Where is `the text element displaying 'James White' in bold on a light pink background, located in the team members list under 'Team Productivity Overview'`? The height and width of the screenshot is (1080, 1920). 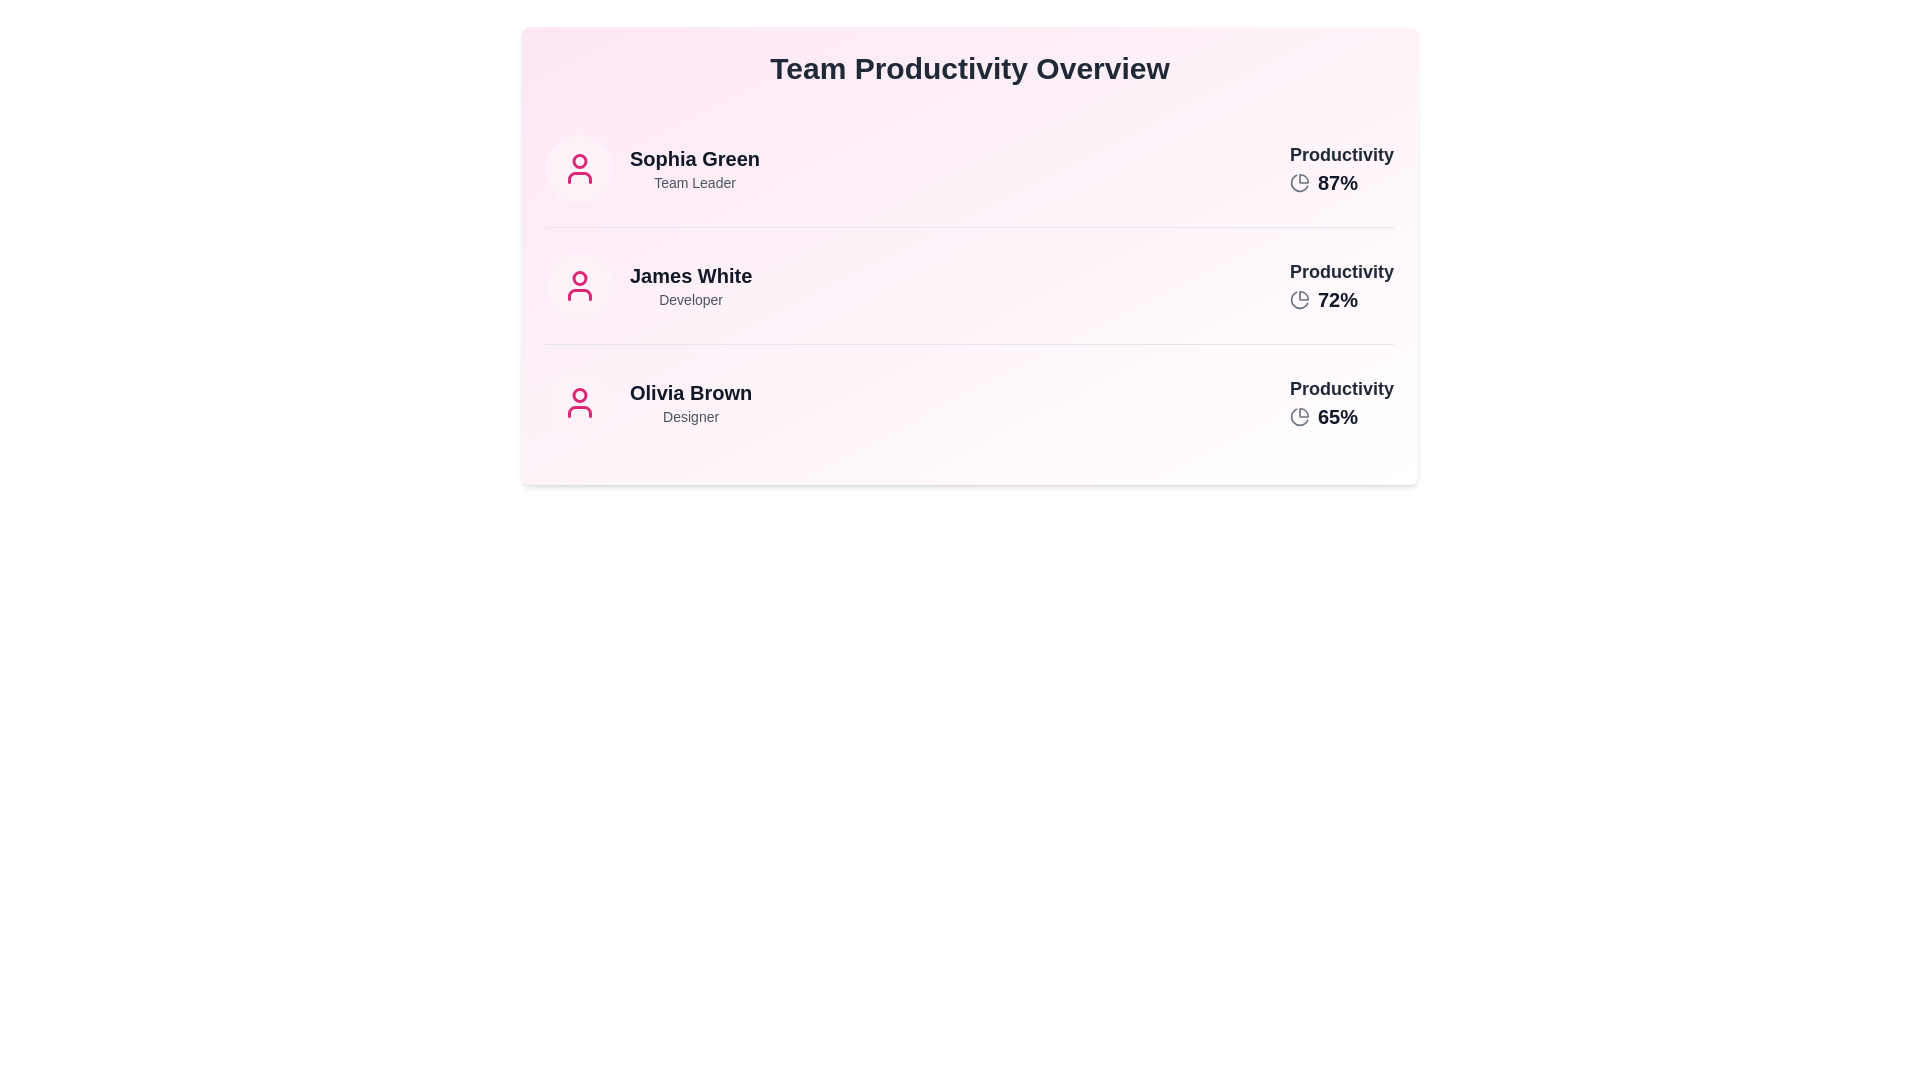
the text element displaying 'James White' in bold on a light pink background, located in the team members list under 'Team Productivity Overview' is located at coordinates (691, 276).